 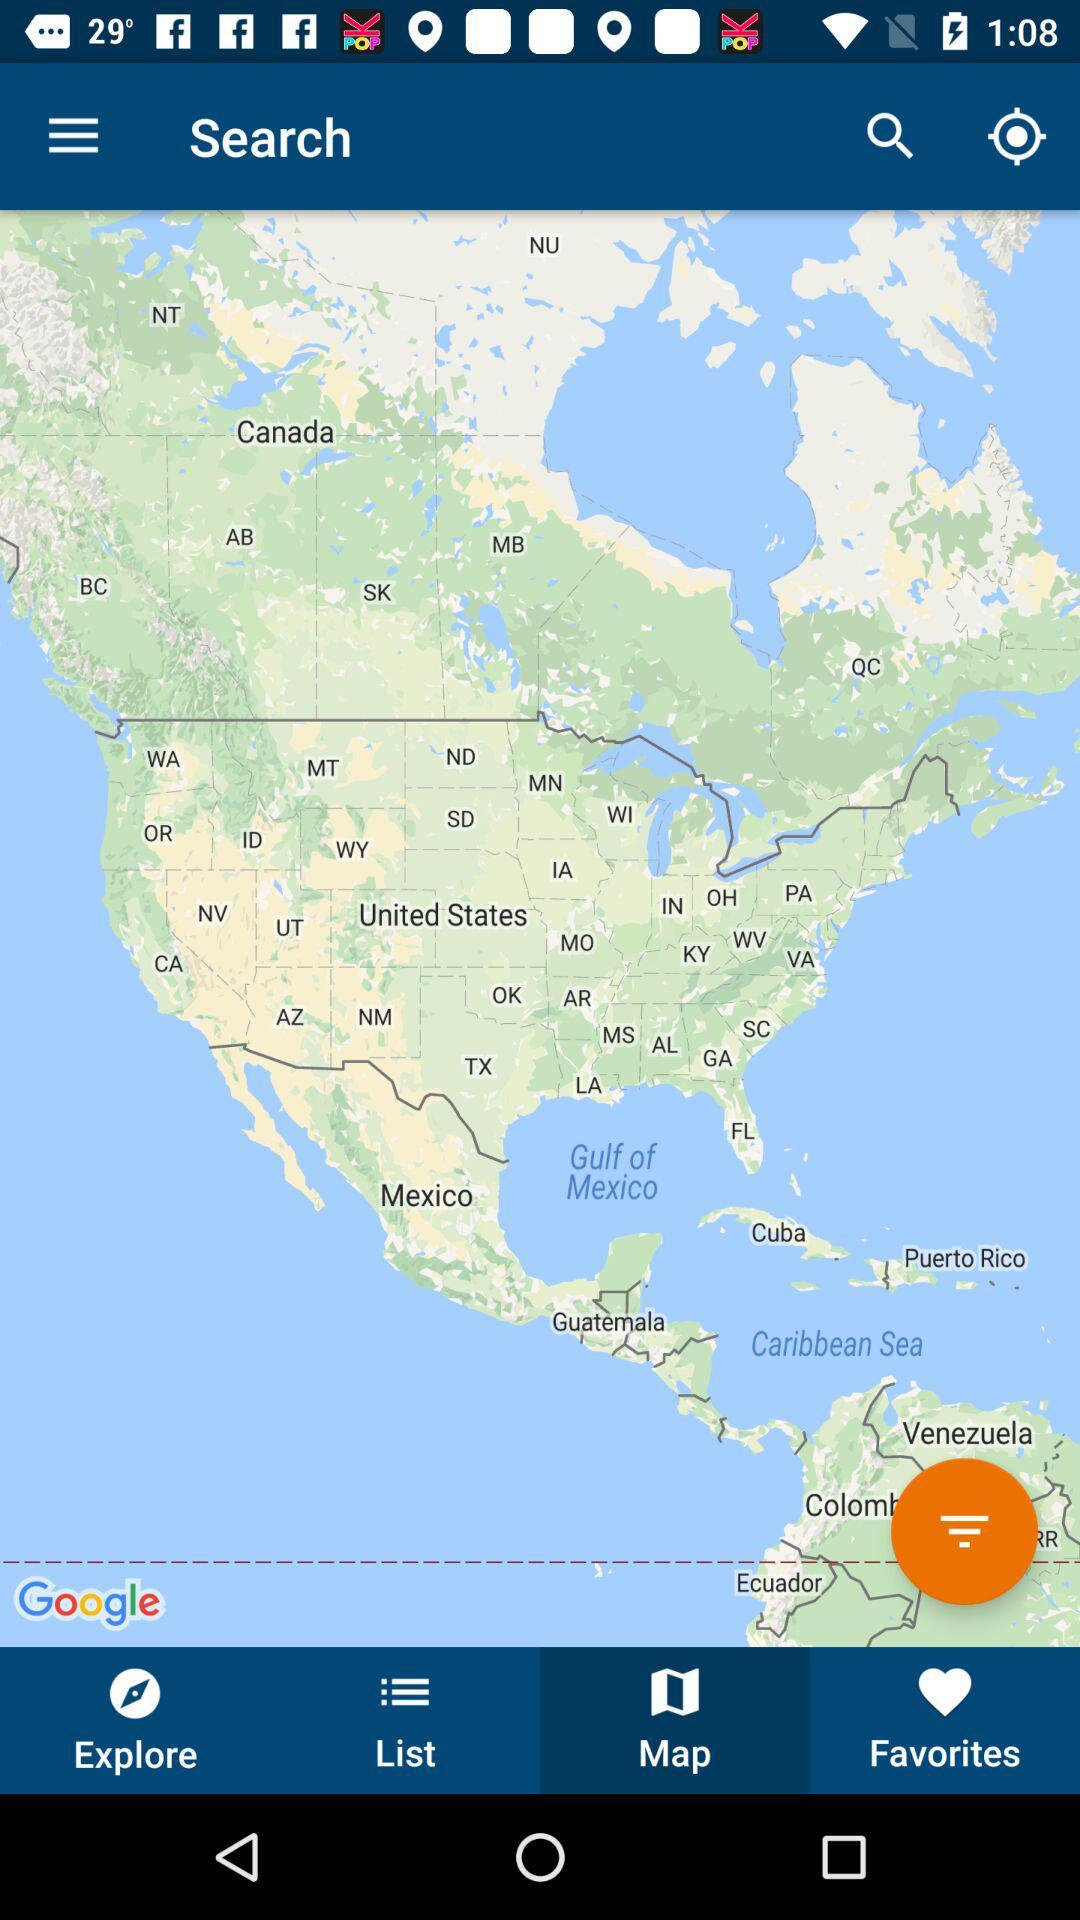 I want to click on list filtered data, so click(x=963, y=1530).